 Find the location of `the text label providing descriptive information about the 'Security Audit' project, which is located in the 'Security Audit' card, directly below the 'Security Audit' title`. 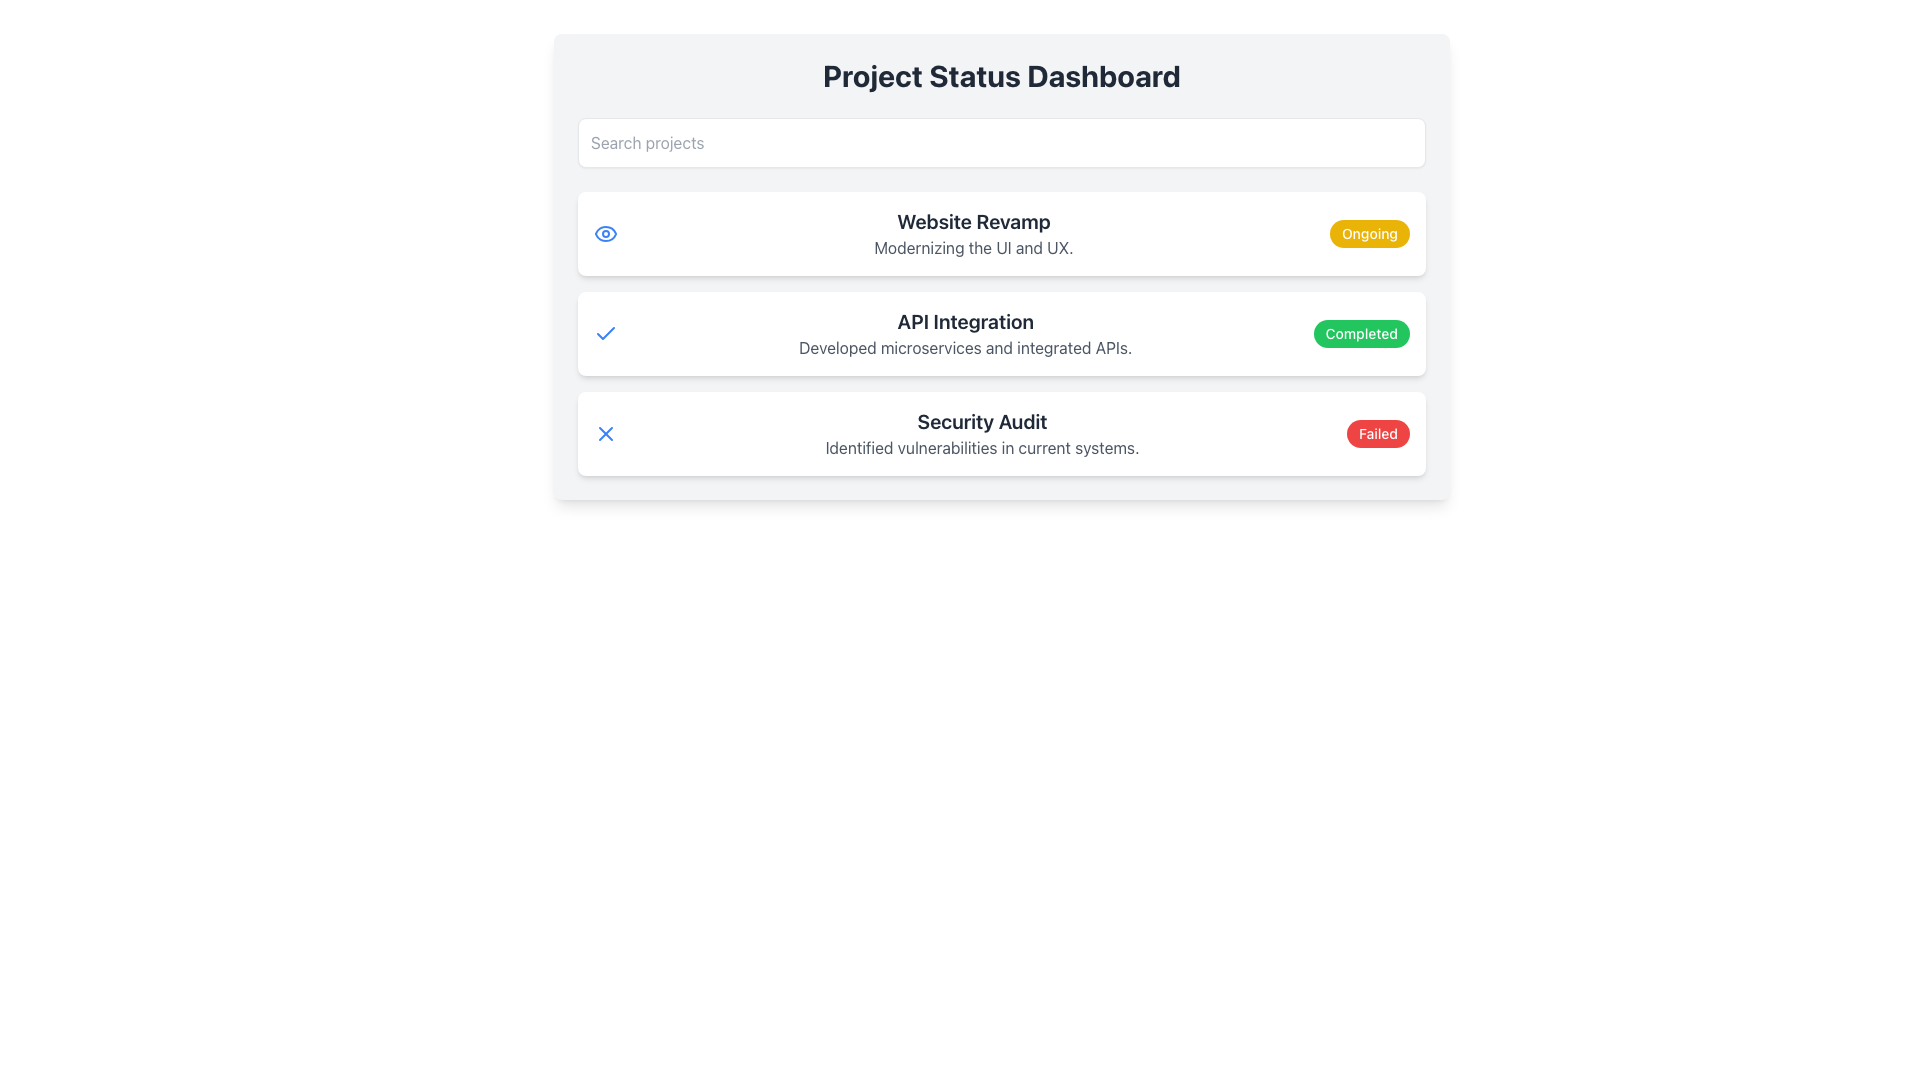

the text label providing descriptive information about the 'Security Audit' project, which is located in the 'Security Audit' card, directly below the 'Security Audit' title is located at coordinates (982, 446).